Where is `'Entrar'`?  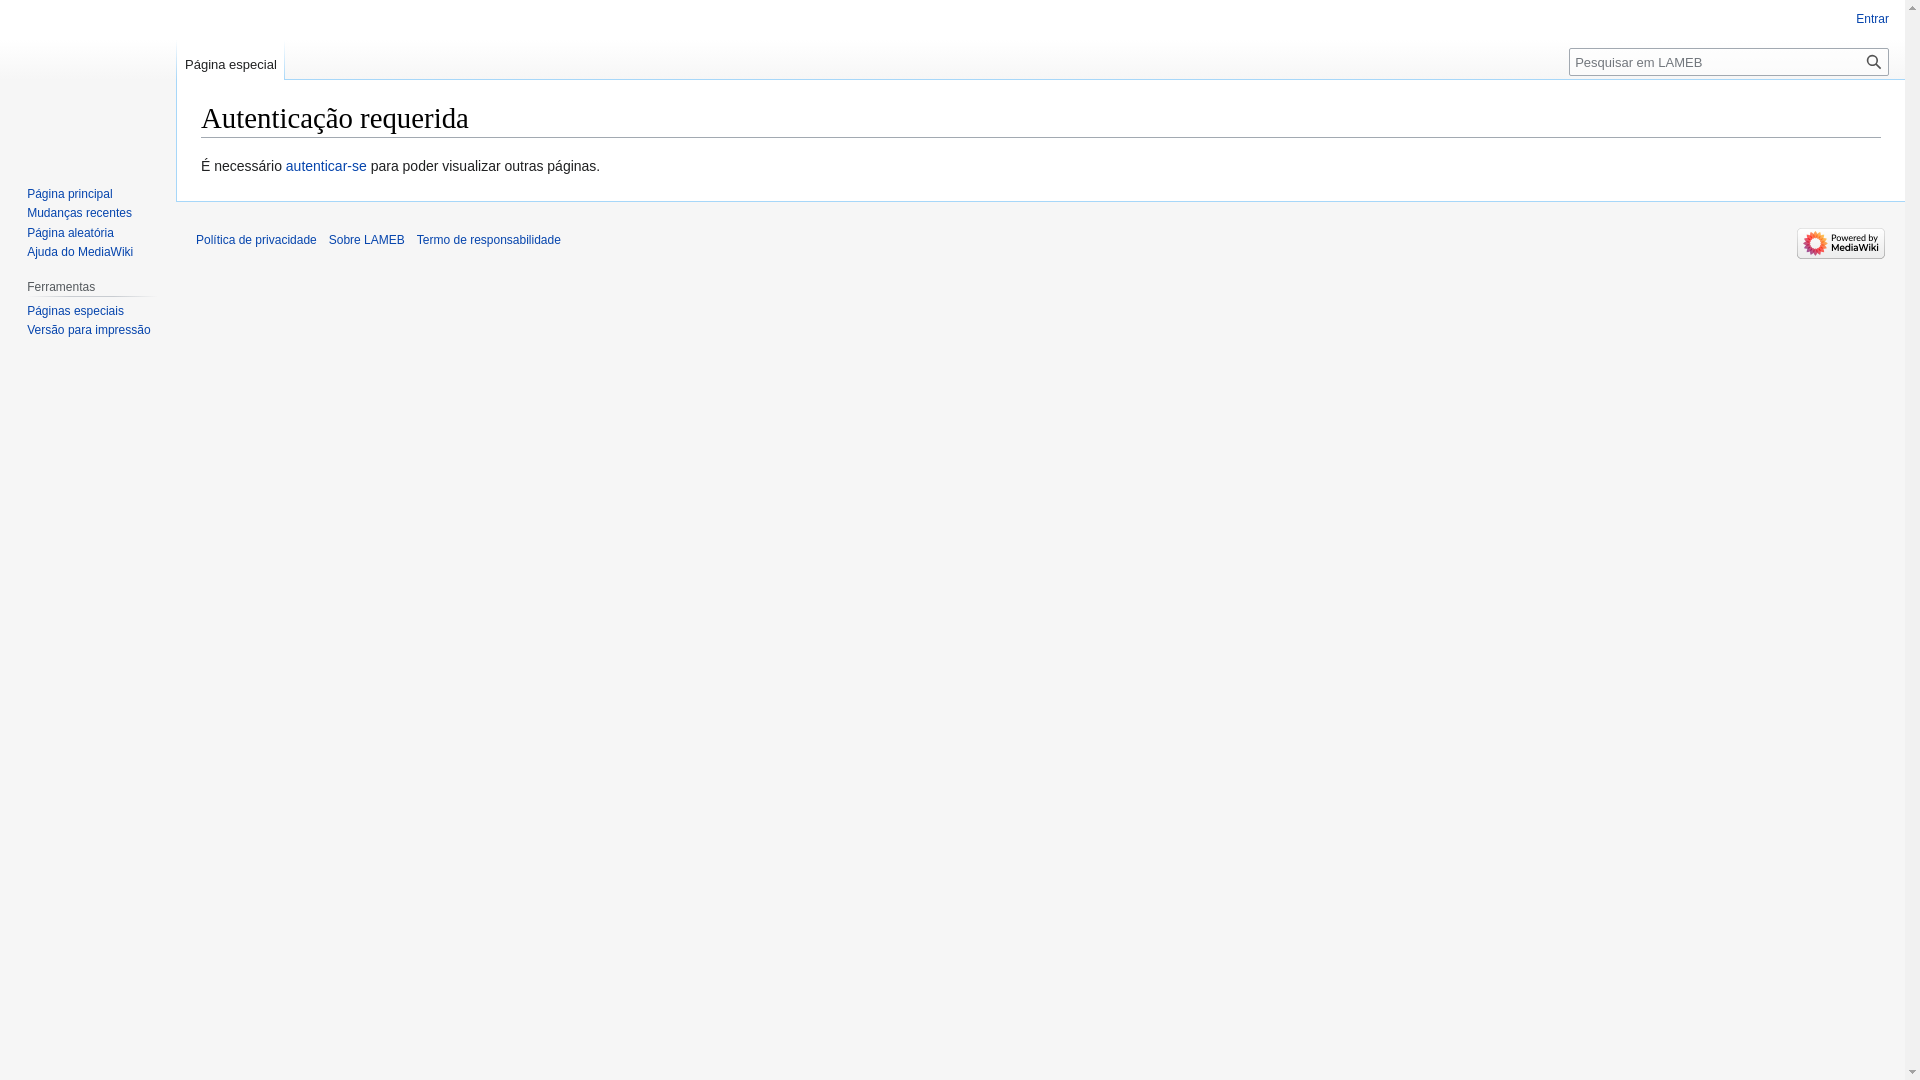 'Entrar' is located at coordinates (1871, 19).